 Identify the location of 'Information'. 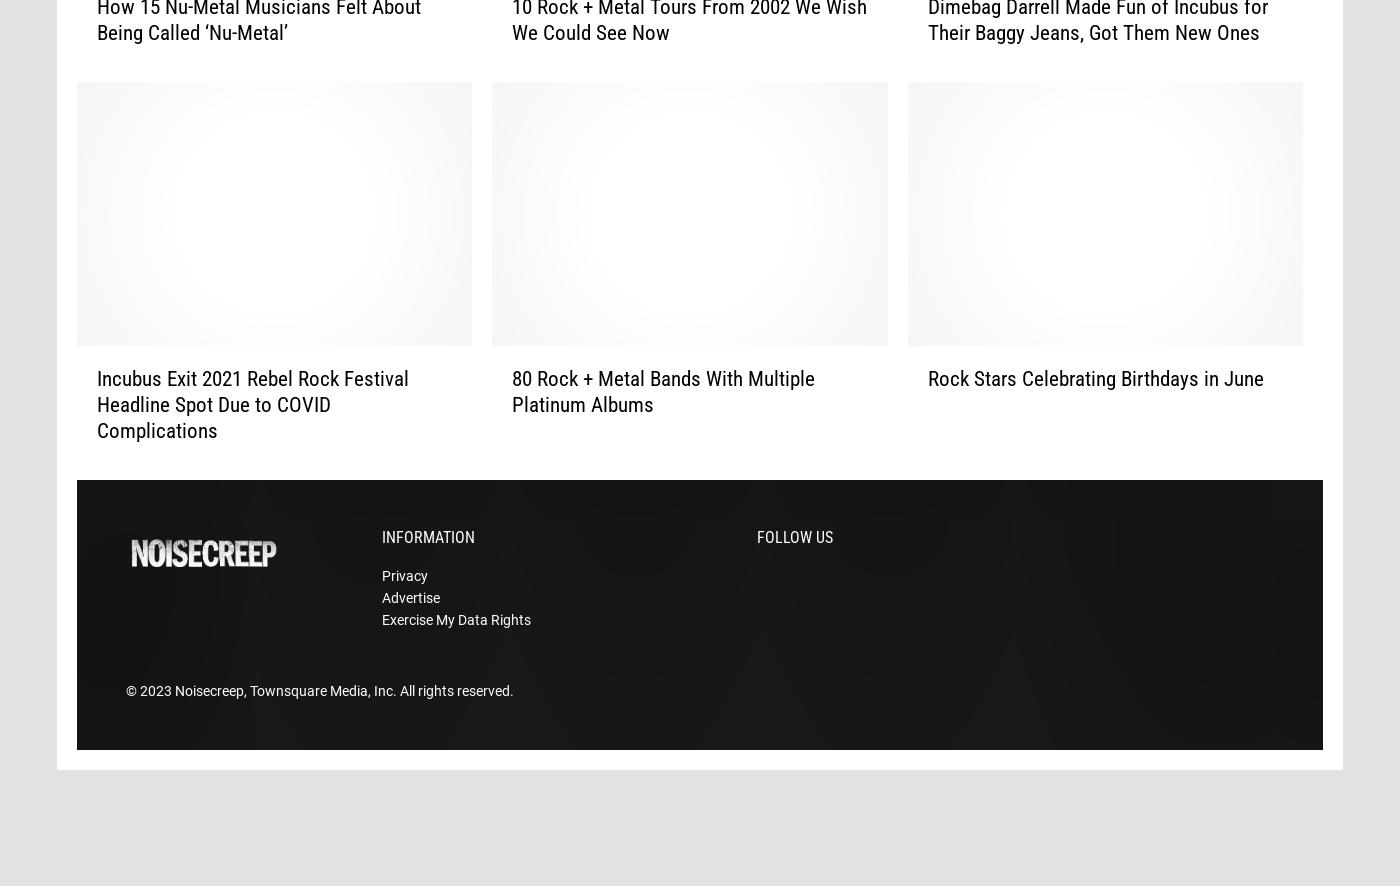
(428, 568).